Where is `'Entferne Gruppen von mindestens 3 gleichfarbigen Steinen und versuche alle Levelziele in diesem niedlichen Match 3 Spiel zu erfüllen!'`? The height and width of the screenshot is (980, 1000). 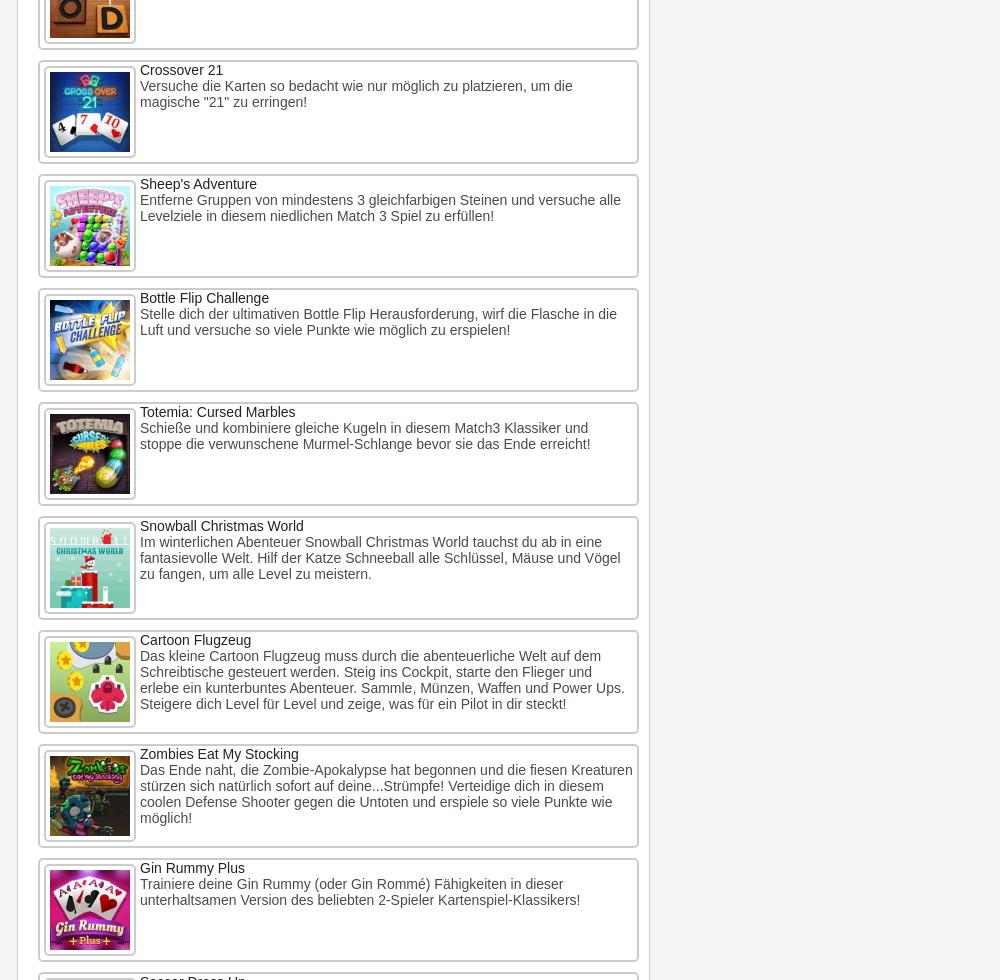 'Entferne Gruppen von mindestens 3 gleichfarbigen Steinen und versuche alle Levelziele in diesem niedlichen Match 3 Spiel zu erfüllen!' is located at coordinates (380, 207).